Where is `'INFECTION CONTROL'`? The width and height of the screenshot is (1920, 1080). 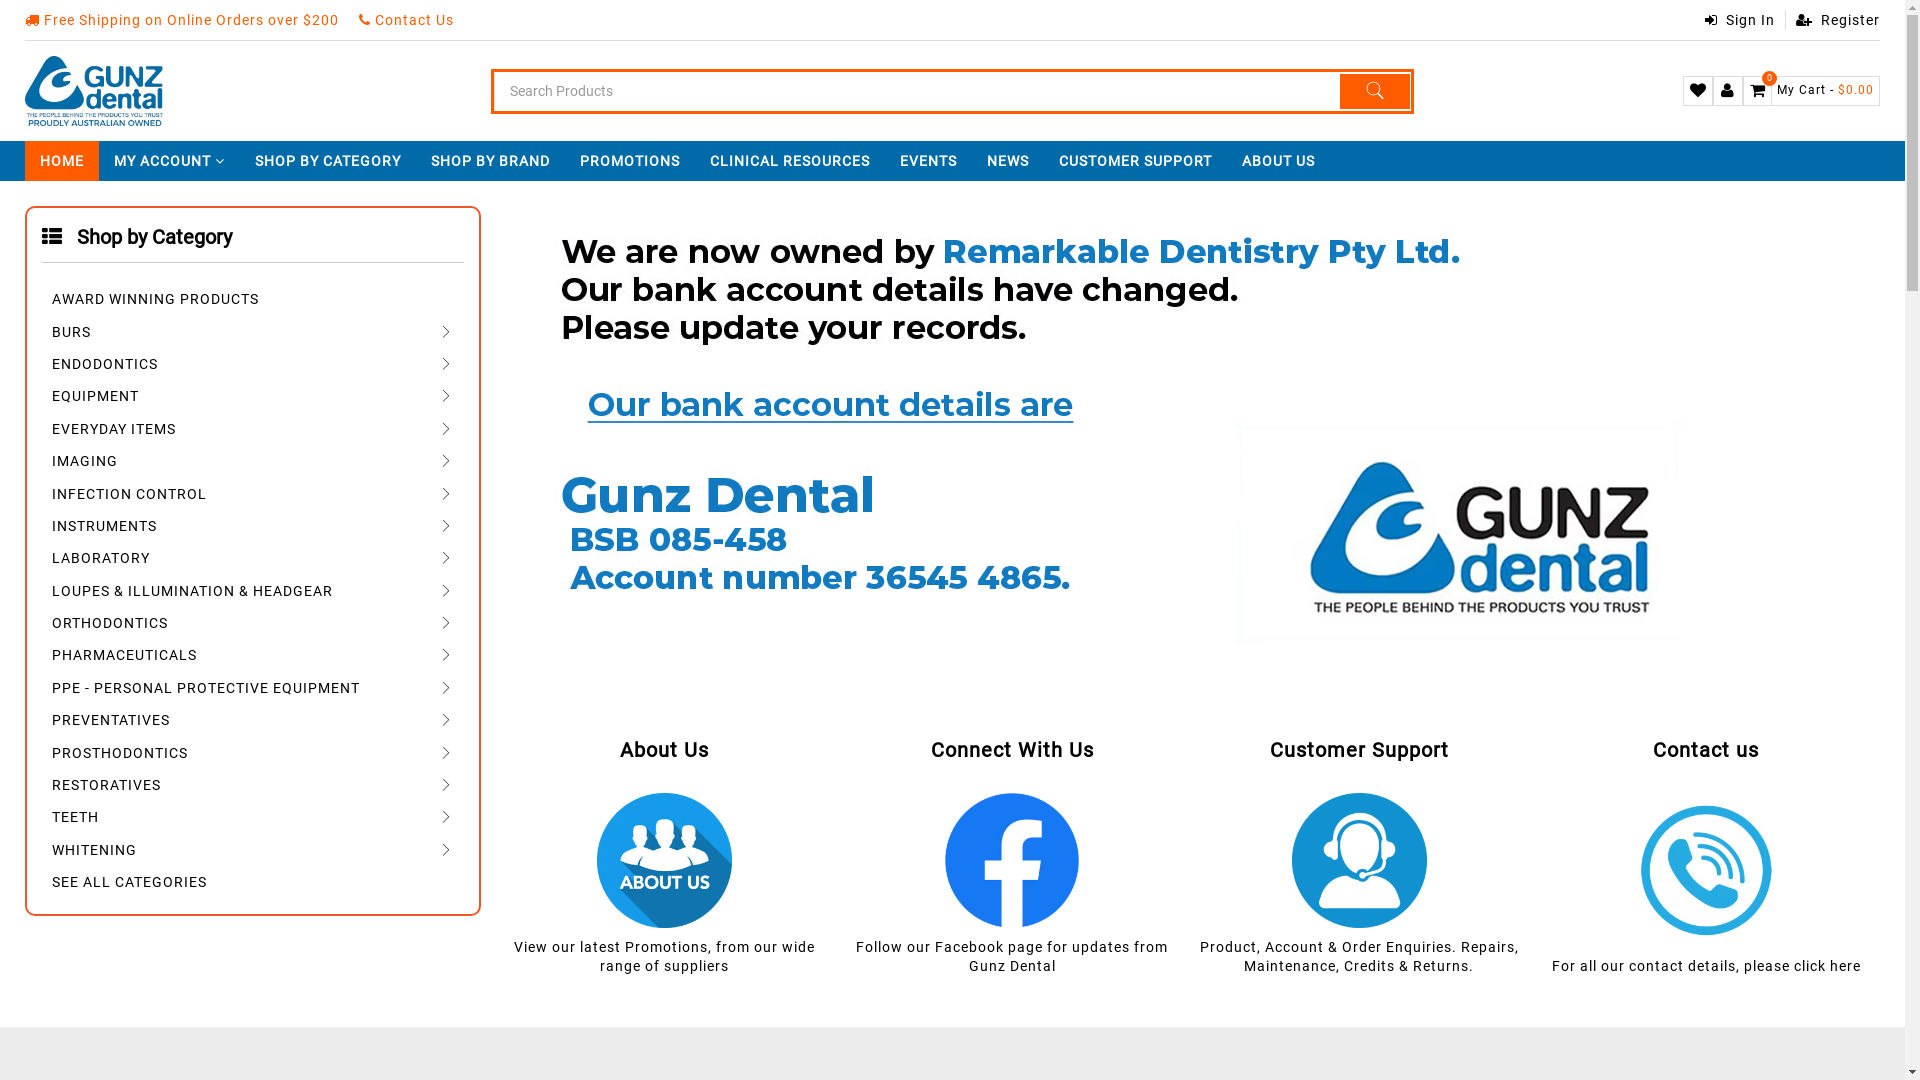 'INFECTION CONTROL' is located at coordinates (252, 493).